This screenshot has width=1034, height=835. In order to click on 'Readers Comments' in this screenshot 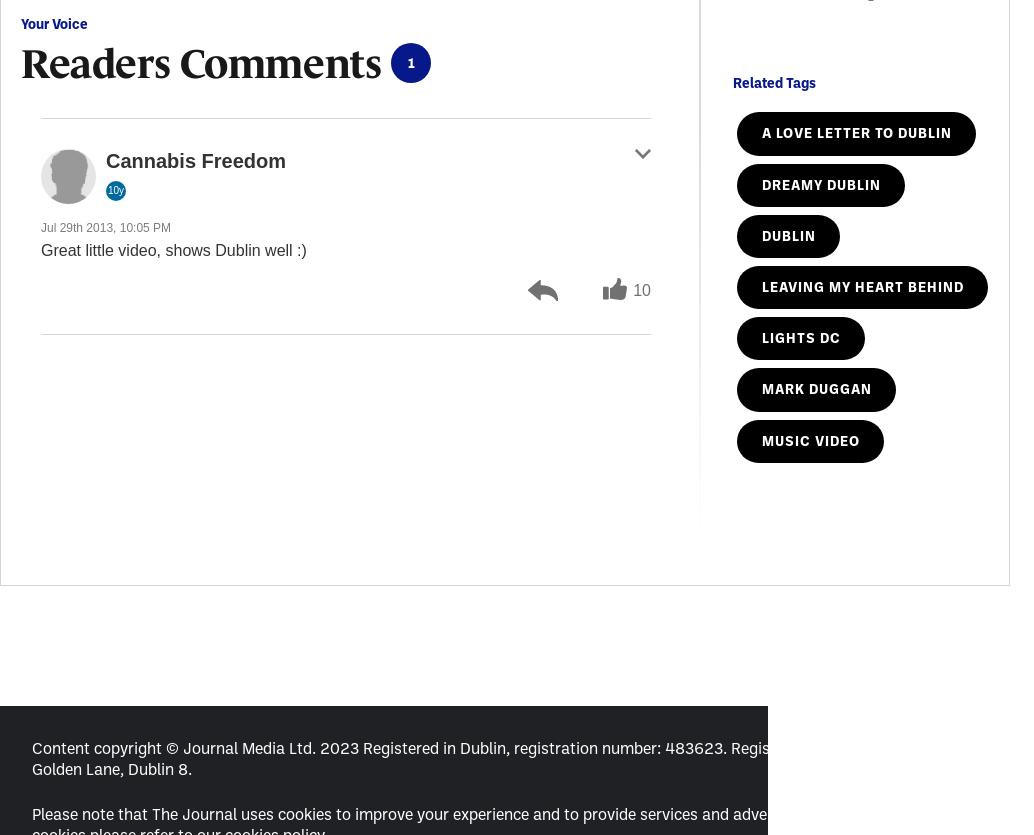, I will do `click(201, 62)`.